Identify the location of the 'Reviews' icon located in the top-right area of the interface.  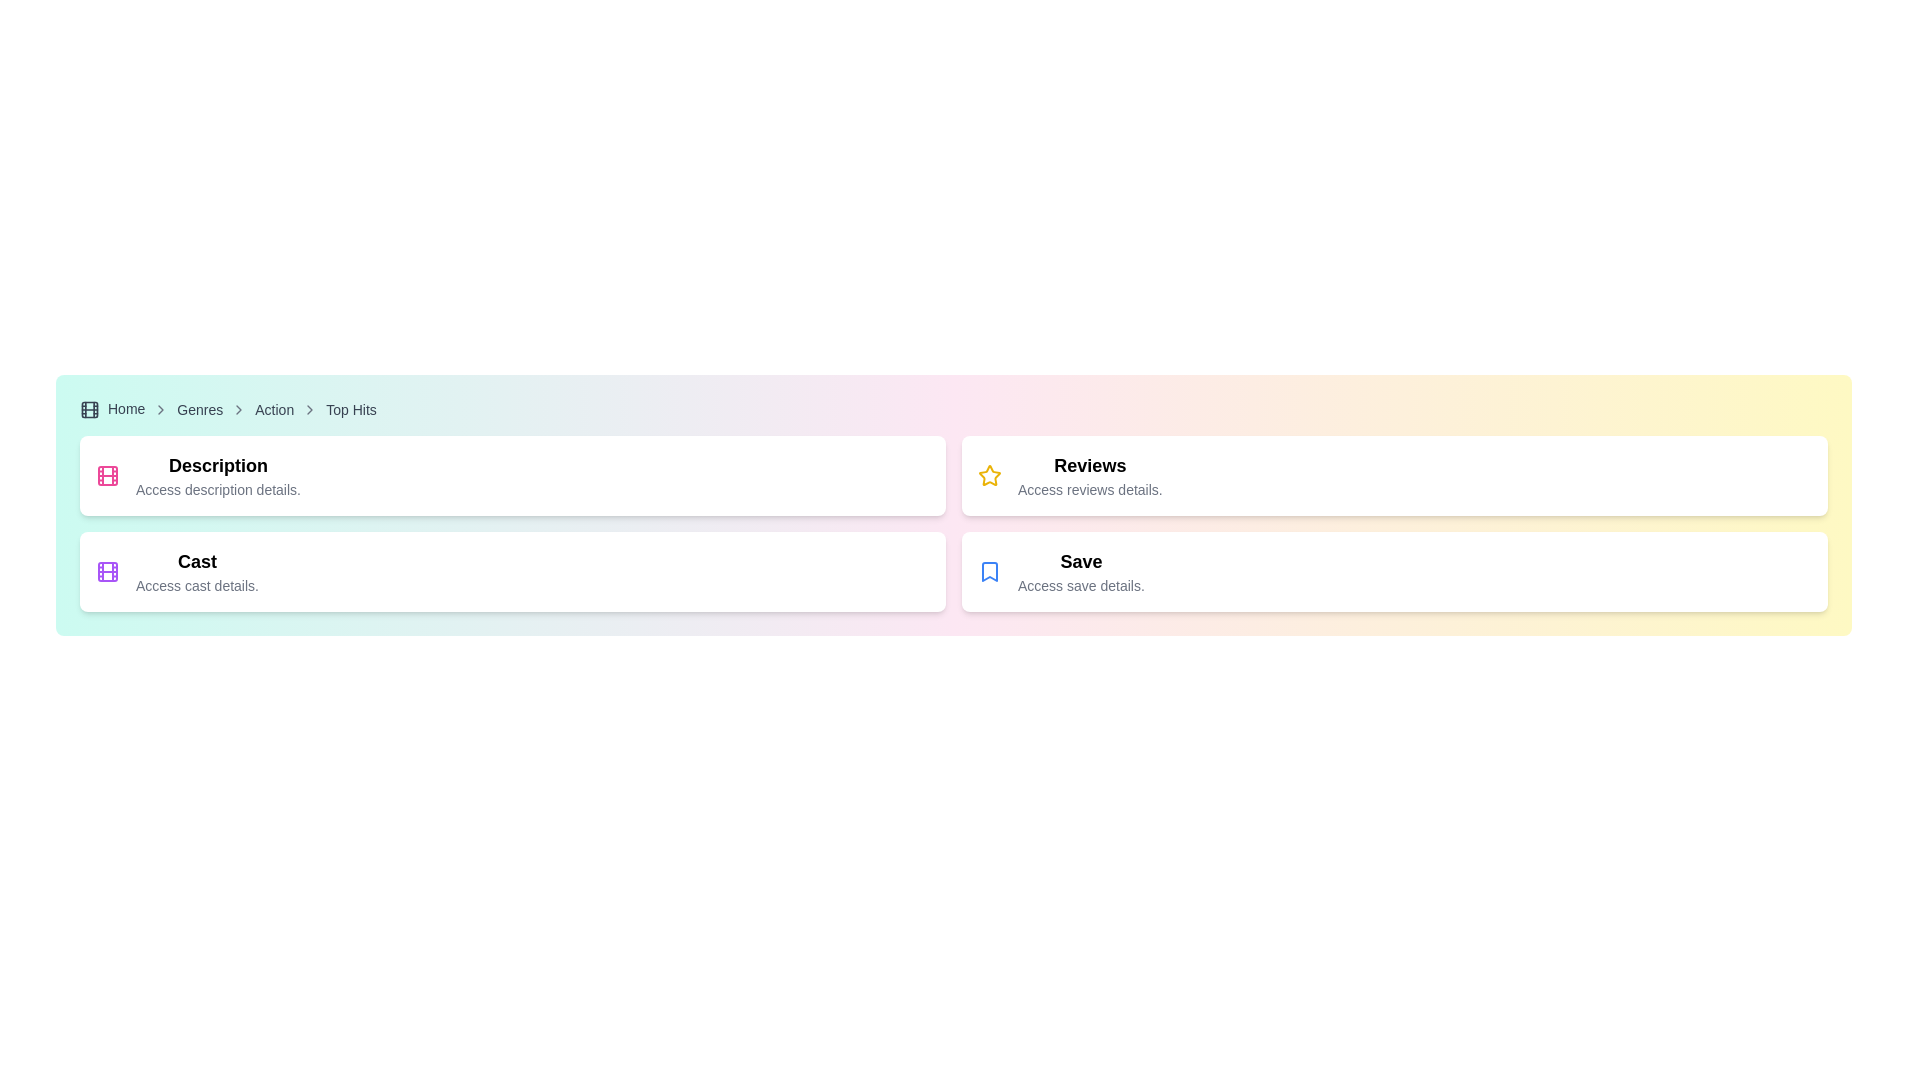
(989, 475).